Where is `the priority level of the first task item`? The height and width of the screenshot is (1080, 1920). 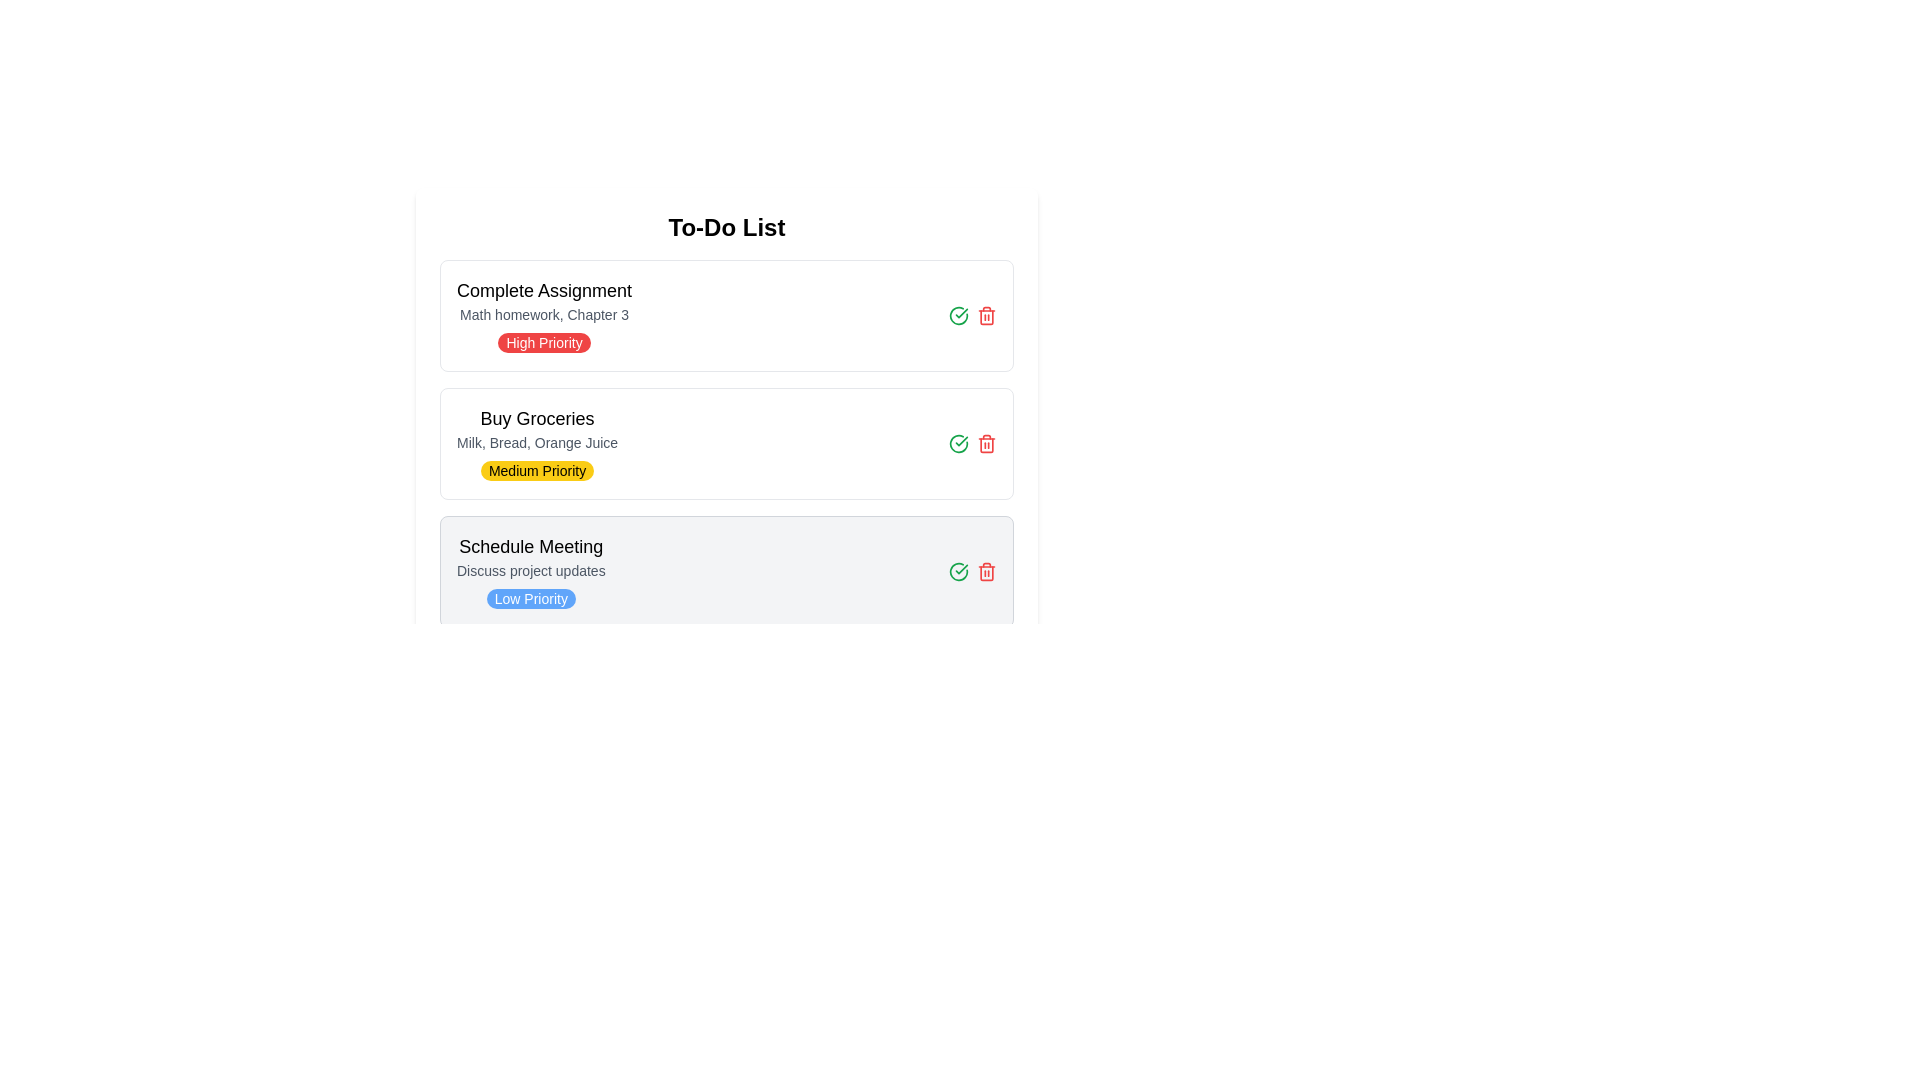 the priority level of the first task item is located at coordinates (725, 315).